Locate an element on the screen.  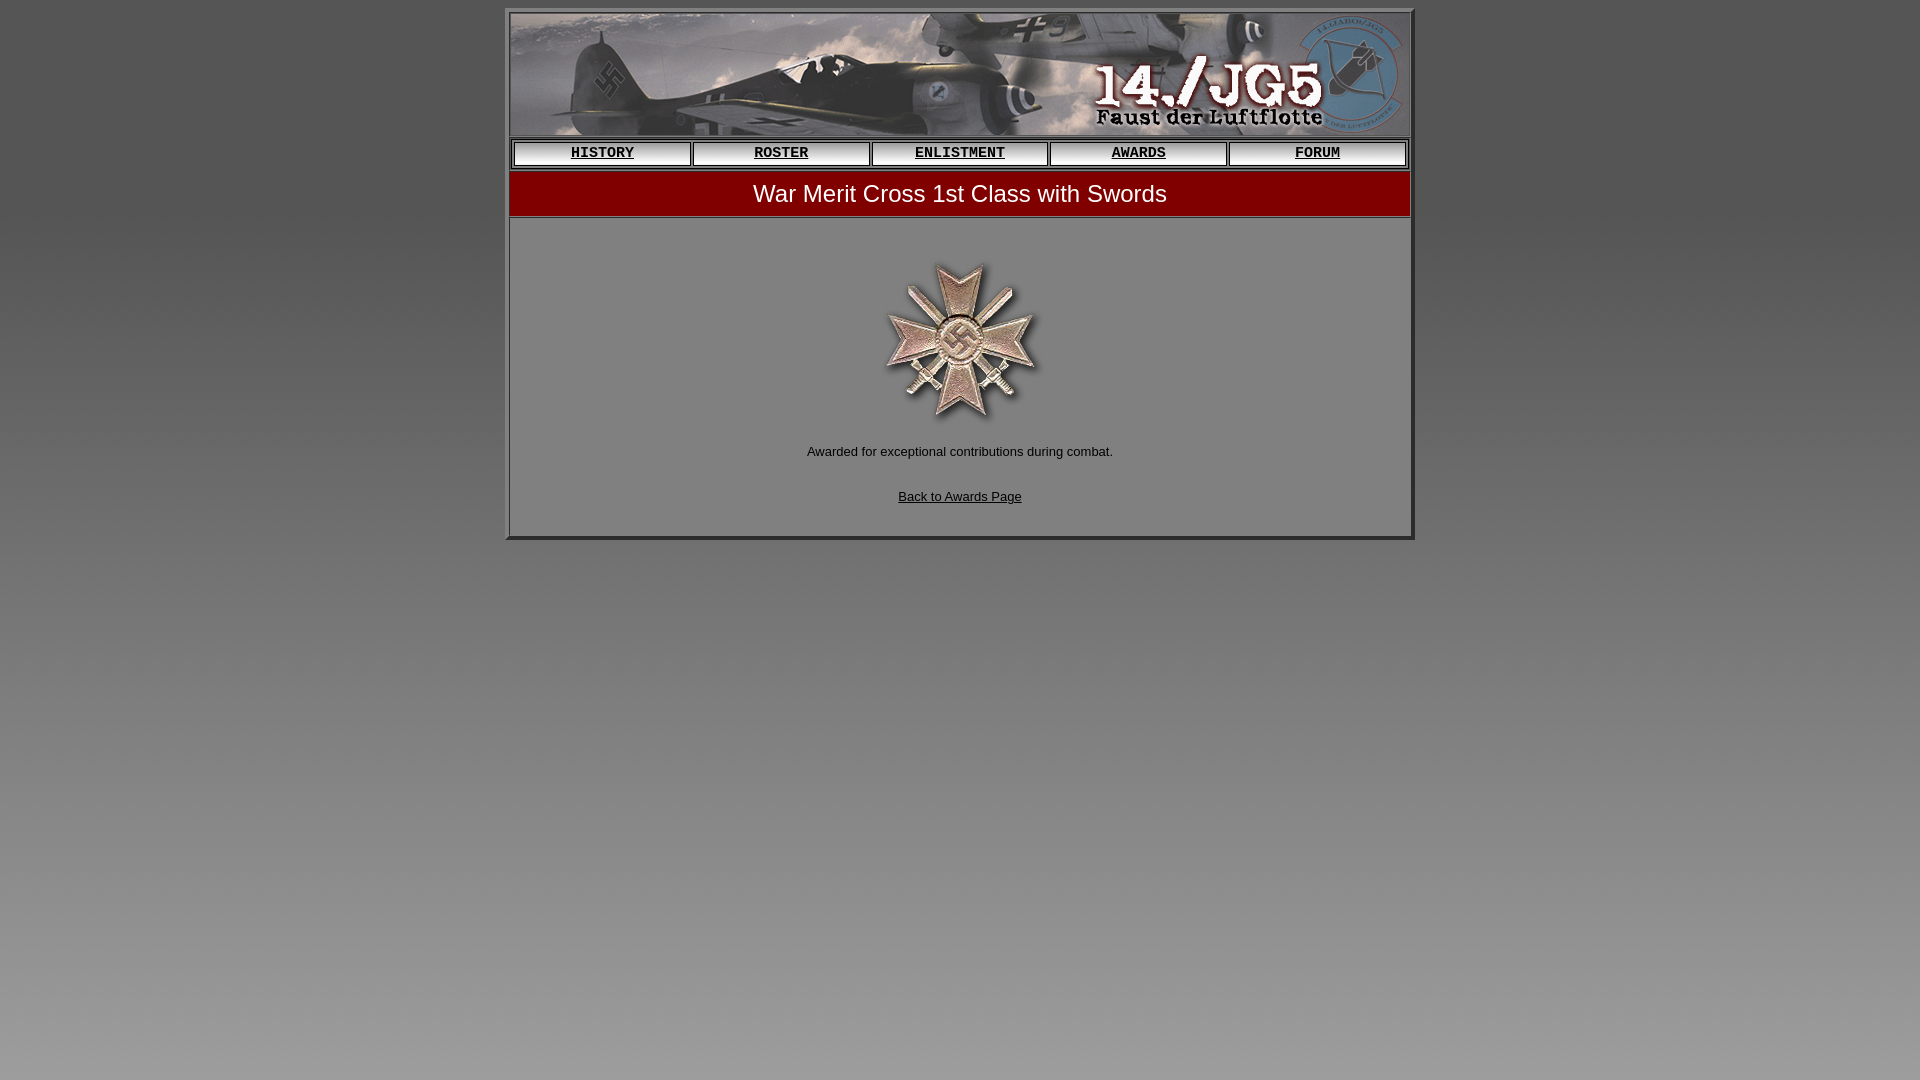
'HISTORY' is located at coordinates (601, 152).